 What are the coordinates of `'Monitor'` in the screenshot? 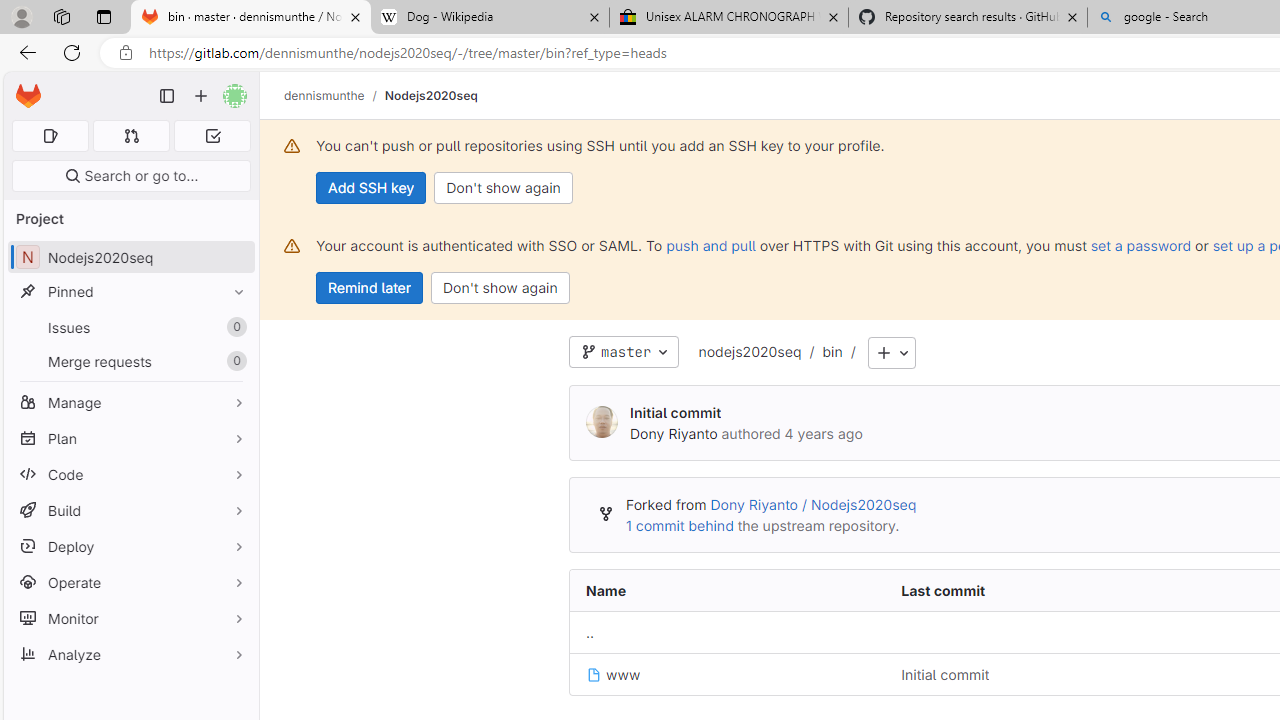 It's located at (130, 617).